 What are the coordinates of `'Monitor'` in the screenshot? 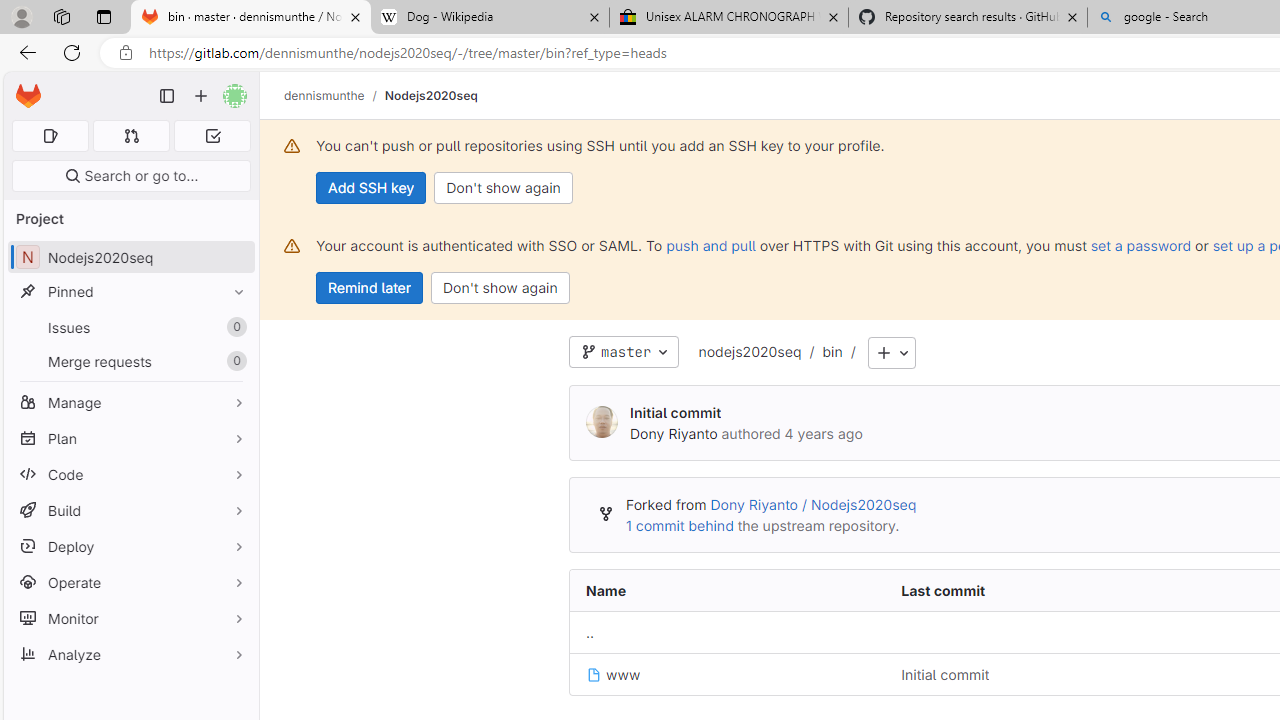 It's located at (130, 617).